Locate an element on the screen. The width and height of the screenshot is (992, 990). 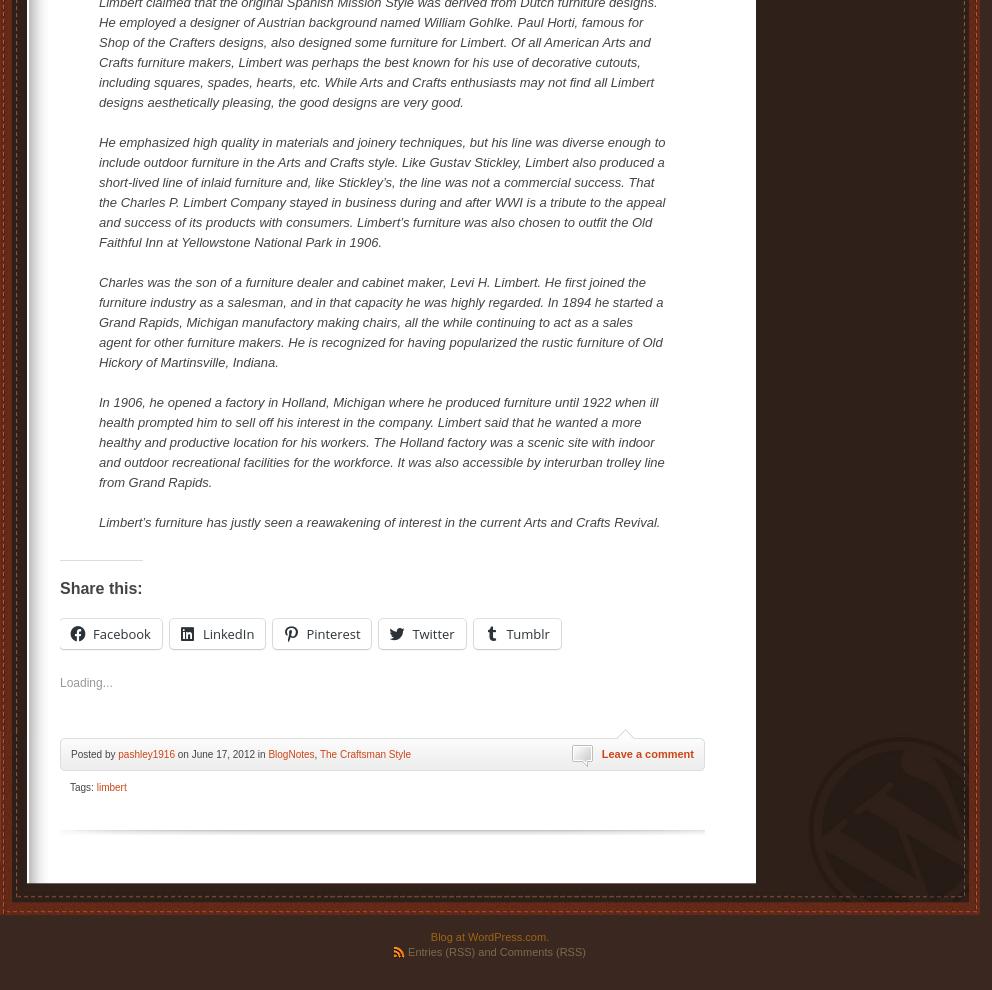
'Leave a comment' is located at coordinates (647, 752).